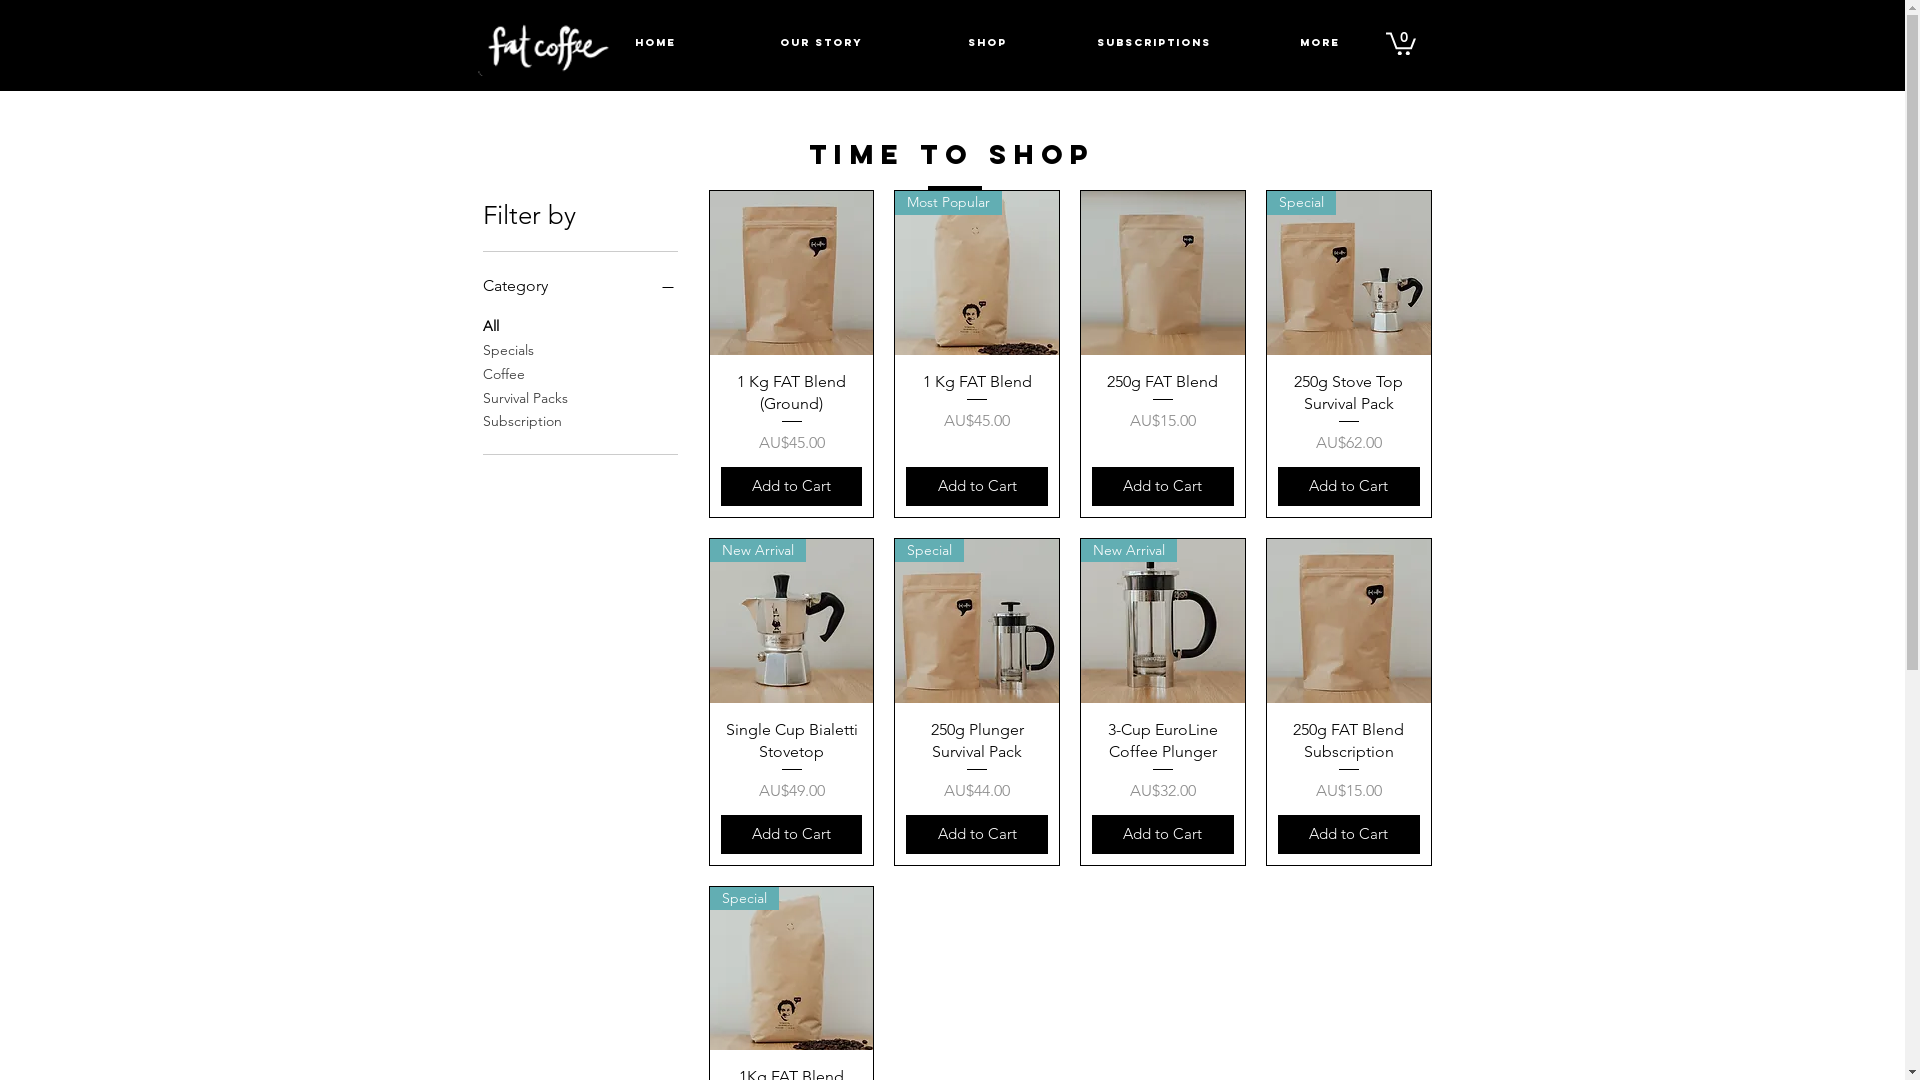 The image size is (1920, 1080). I want to click on 'SHOP', so click(987, 42).